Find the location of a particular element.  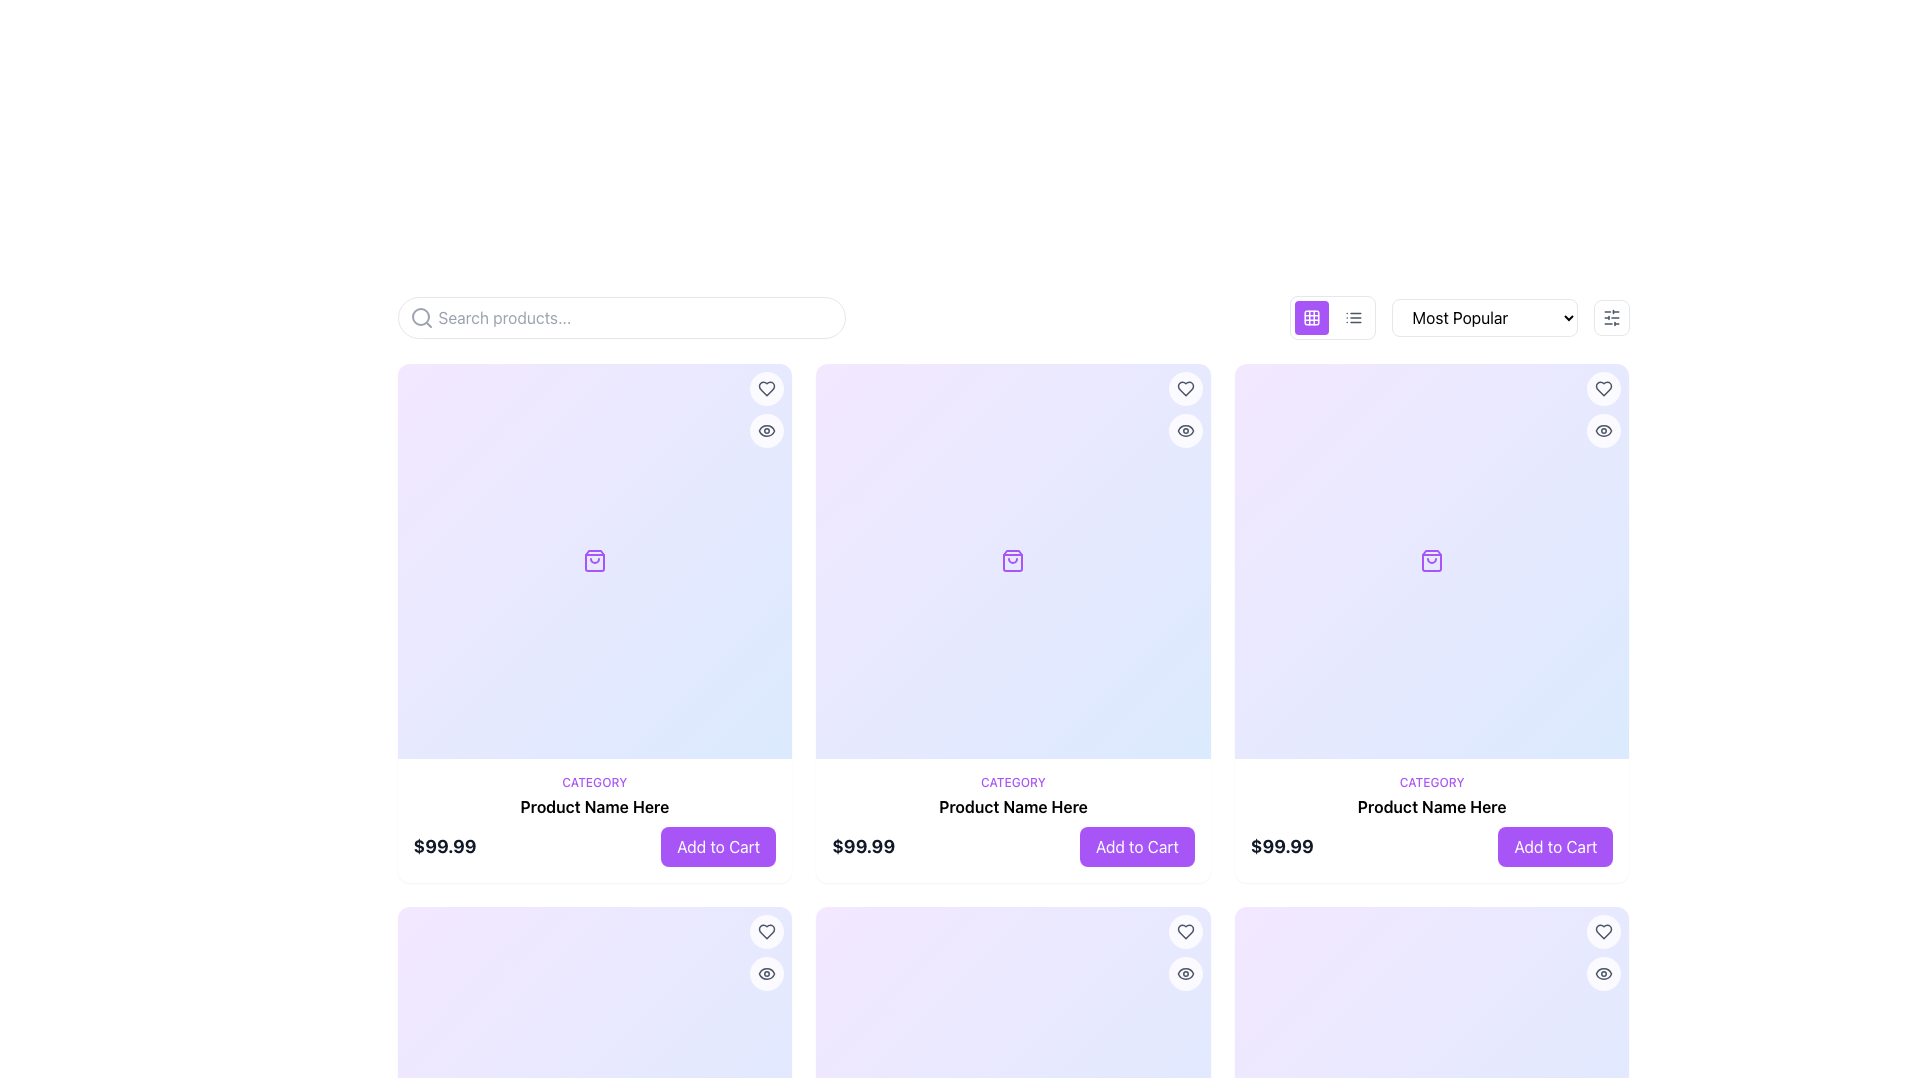

the heart icon located in the top-right corner of a product card to mark the product as a favorite is located at coordinates (766, 931).